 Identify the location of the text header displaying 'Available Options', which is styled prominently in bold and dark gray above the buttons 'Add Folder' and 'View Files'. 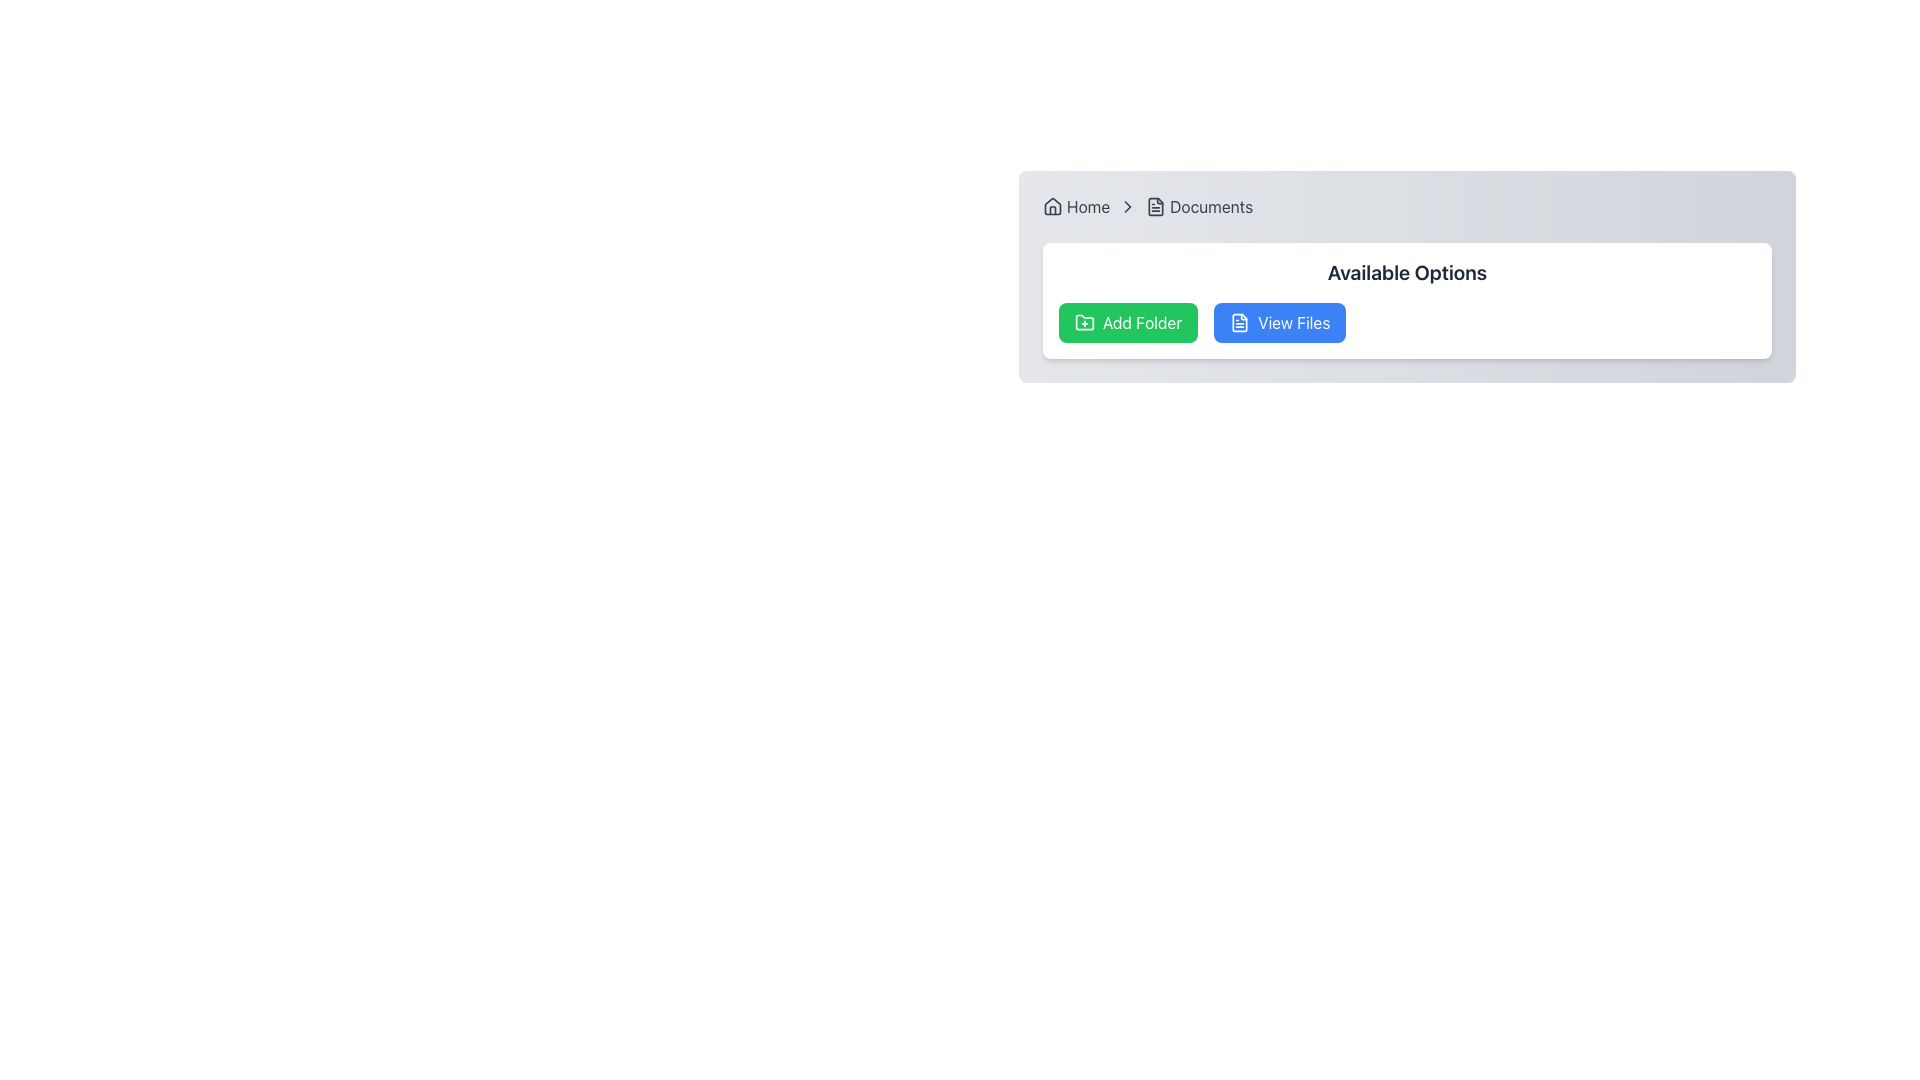
(1406, 273).